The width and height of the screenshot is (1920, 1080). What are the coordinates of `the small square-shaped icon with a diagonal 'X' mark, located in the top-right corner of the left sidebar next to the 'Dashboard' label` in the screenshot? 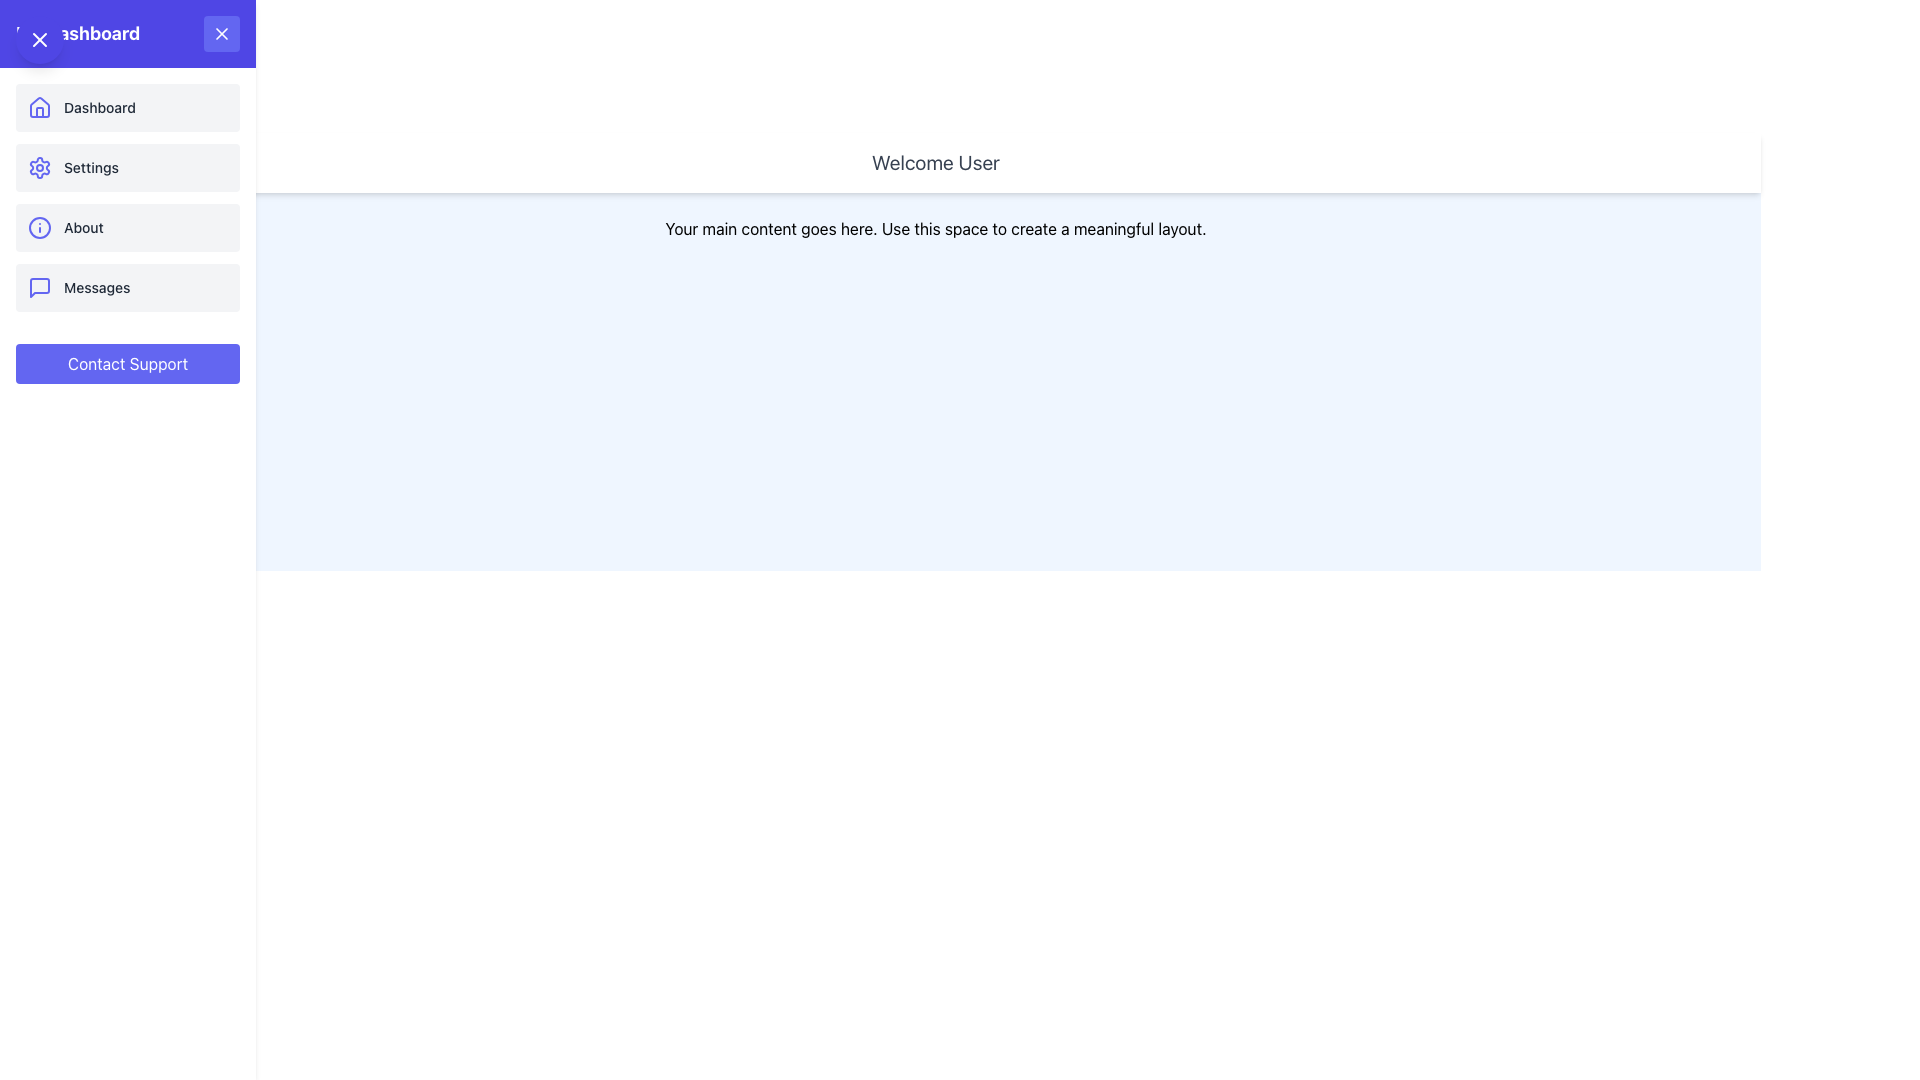 It's located at (221, 34).